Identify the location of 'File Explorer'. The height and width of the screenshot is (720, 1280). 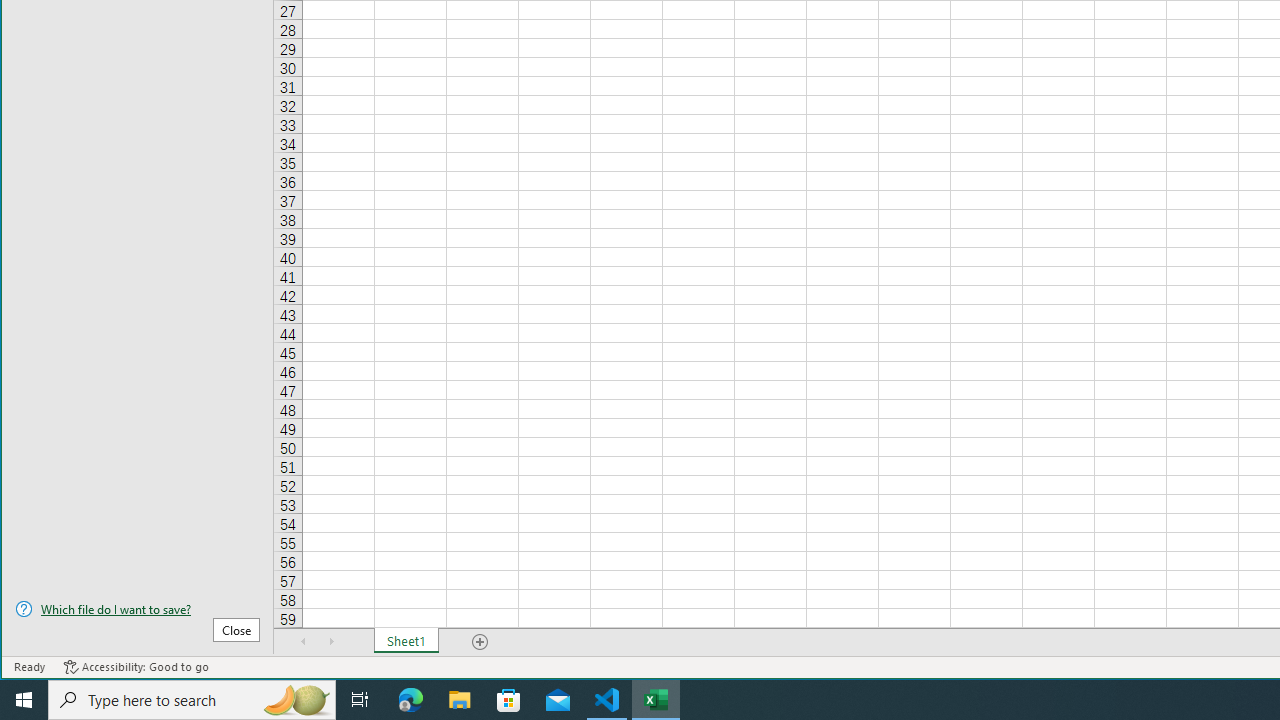
(459, 698).